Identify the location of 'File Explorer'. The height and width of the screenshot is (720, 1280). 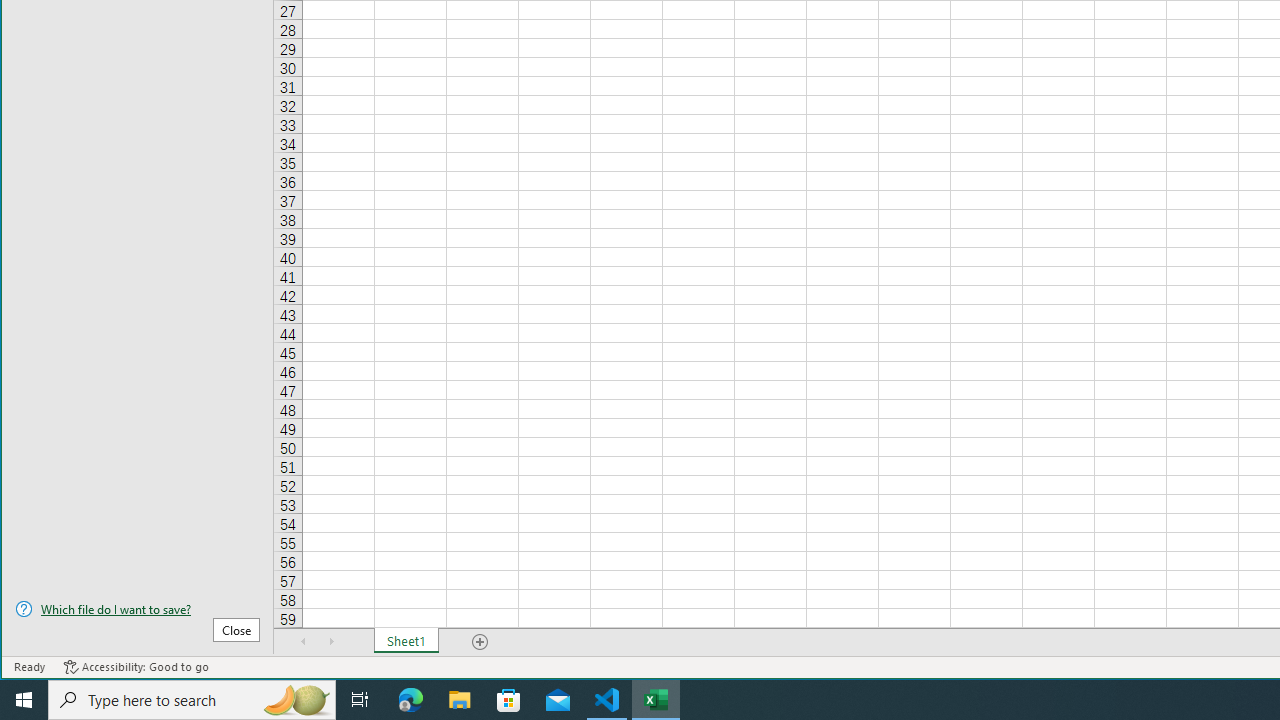
(459, 698).